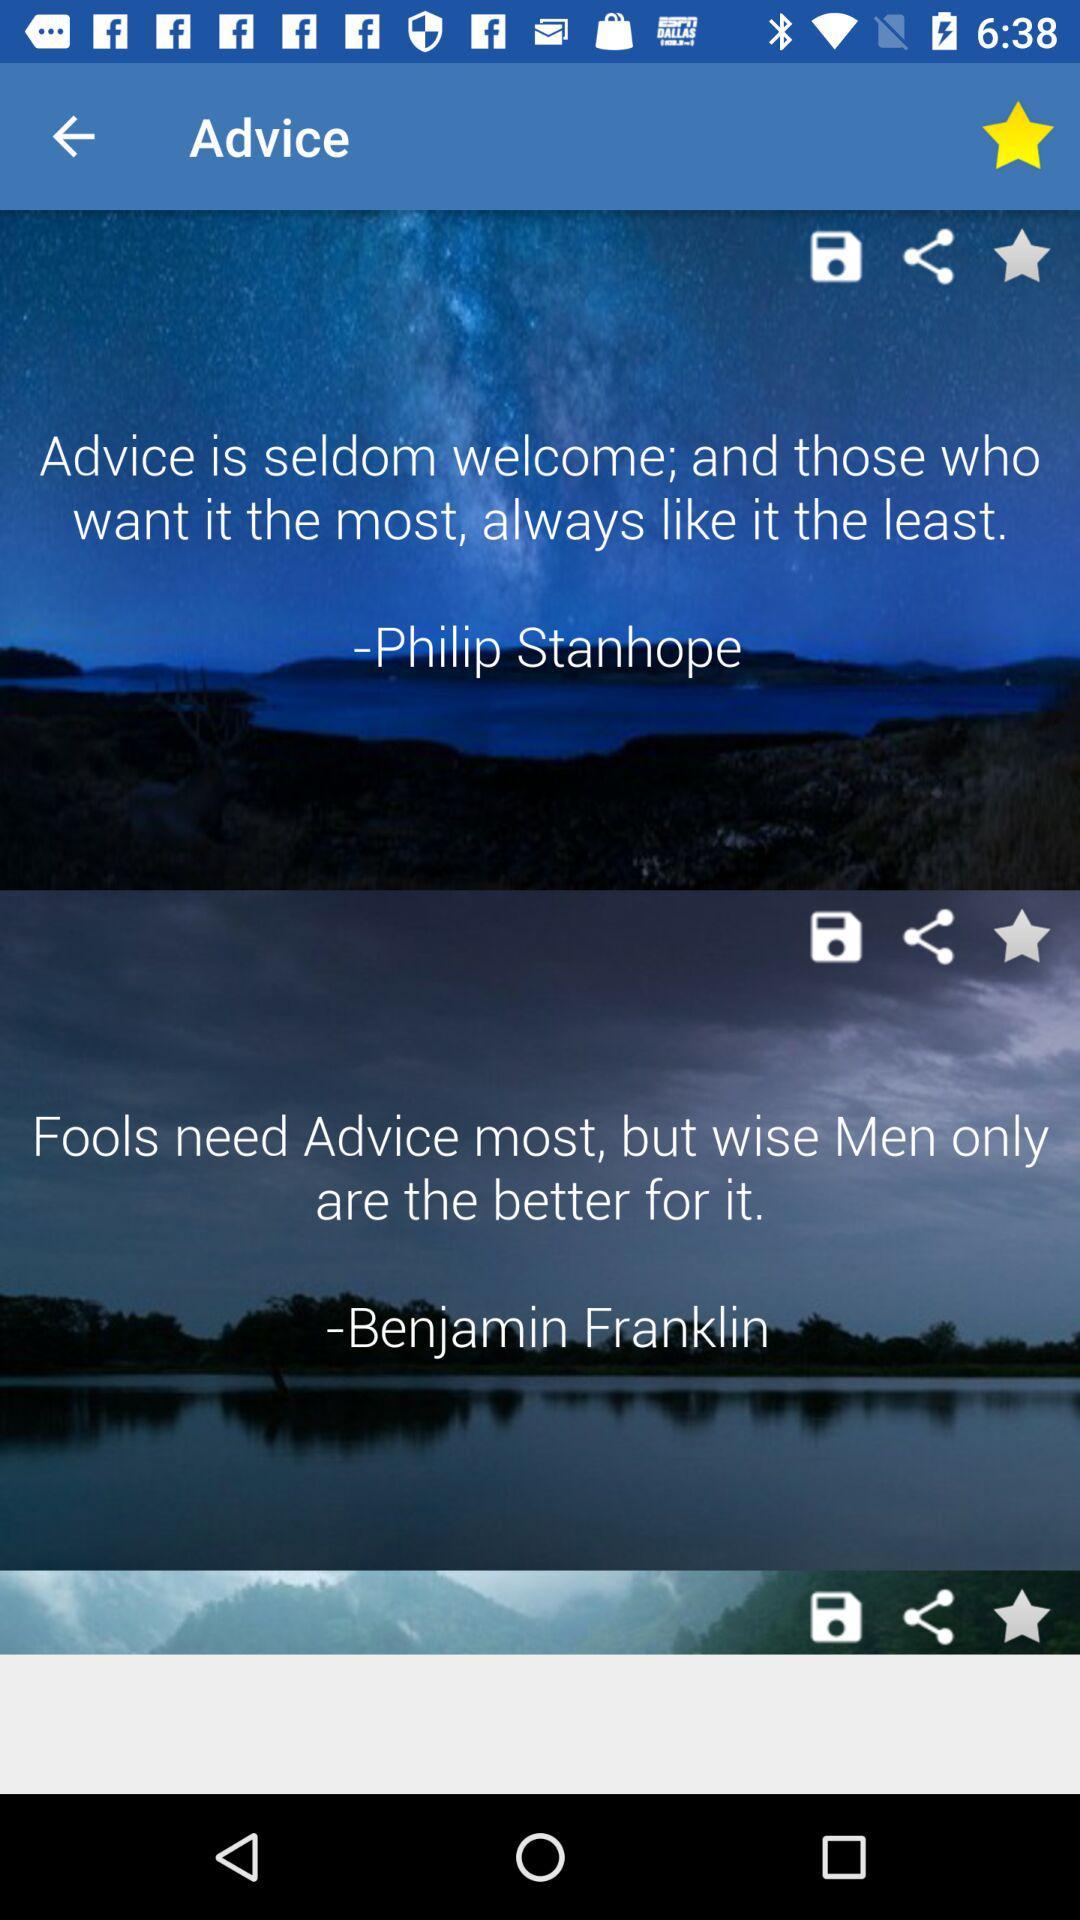 This screenshot has height=1920, width=1080. I want to click on save, so click(836, 1617).